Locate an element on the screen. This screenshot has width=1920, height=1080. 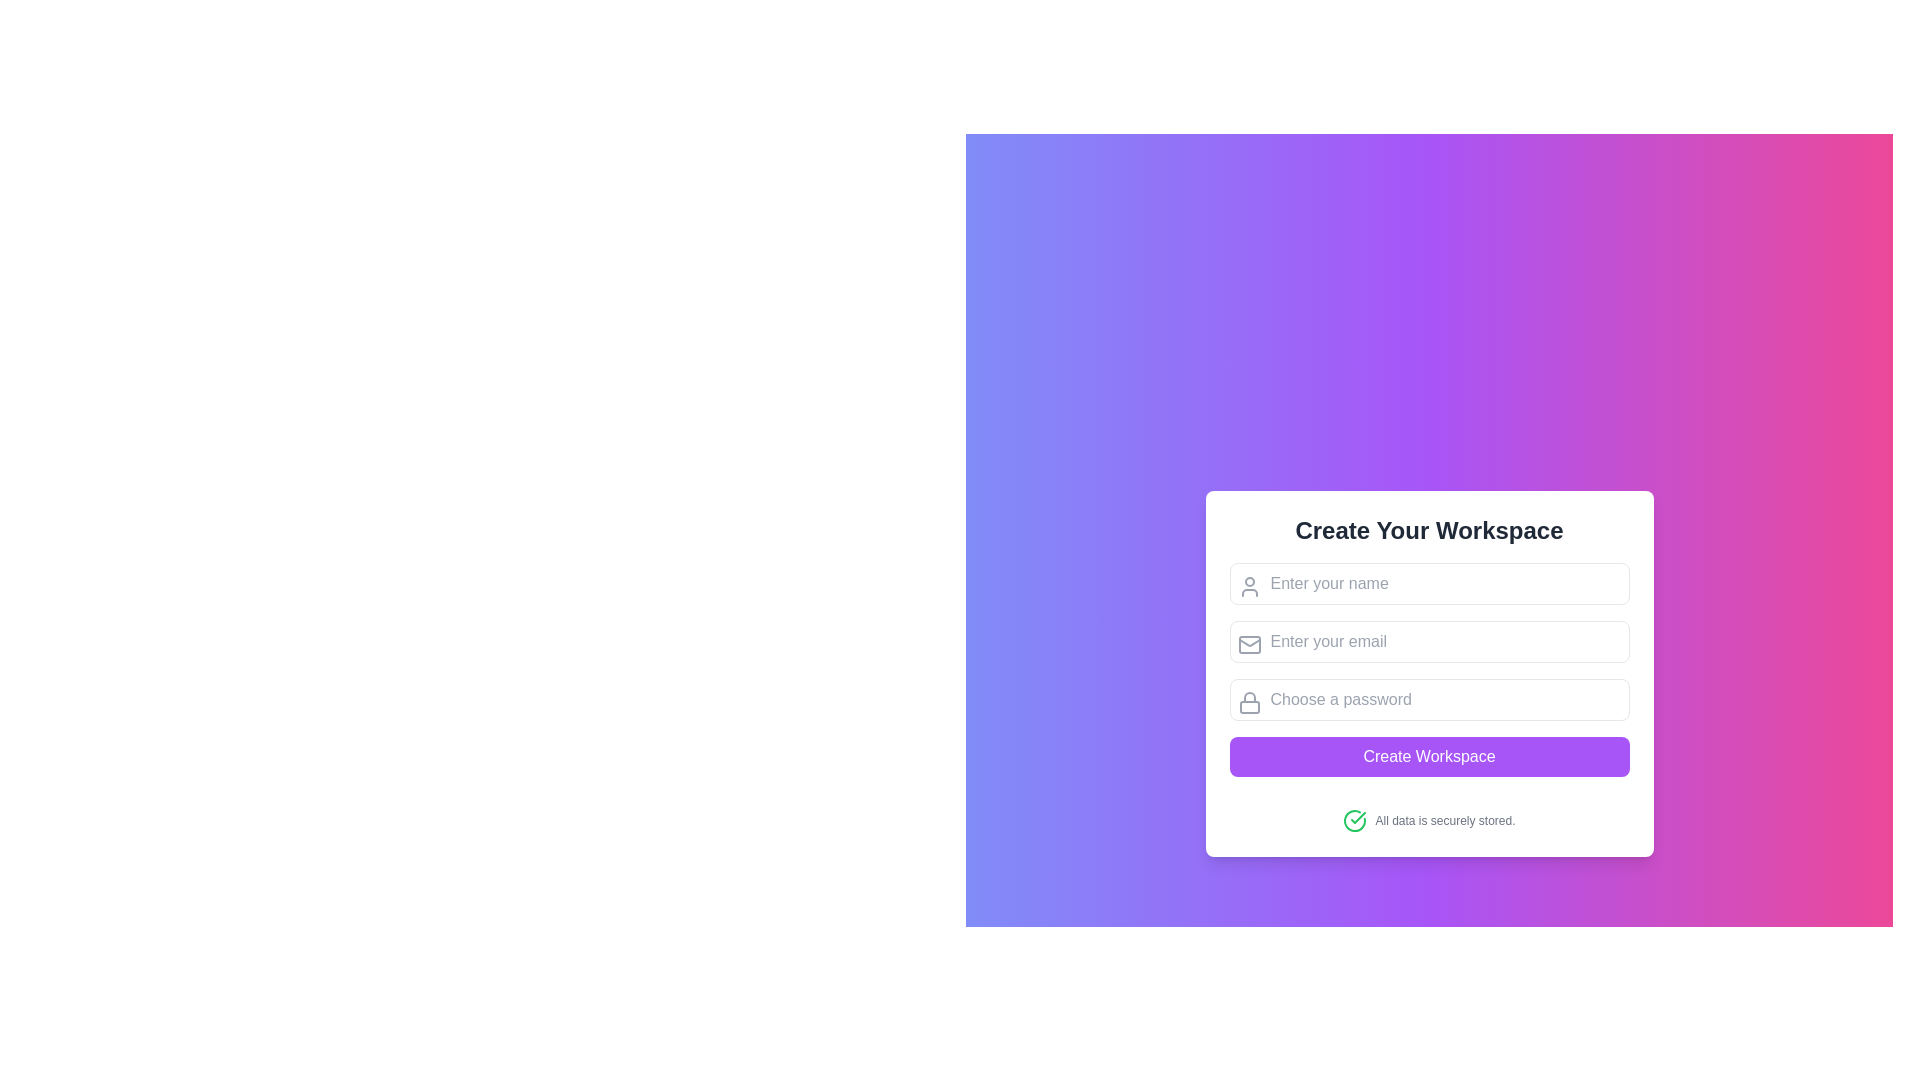
the icon that signifies the adjacent input field for the user's name entry, located to the left of the 'Enter your name' input field is located at coordinates (1248, 585).